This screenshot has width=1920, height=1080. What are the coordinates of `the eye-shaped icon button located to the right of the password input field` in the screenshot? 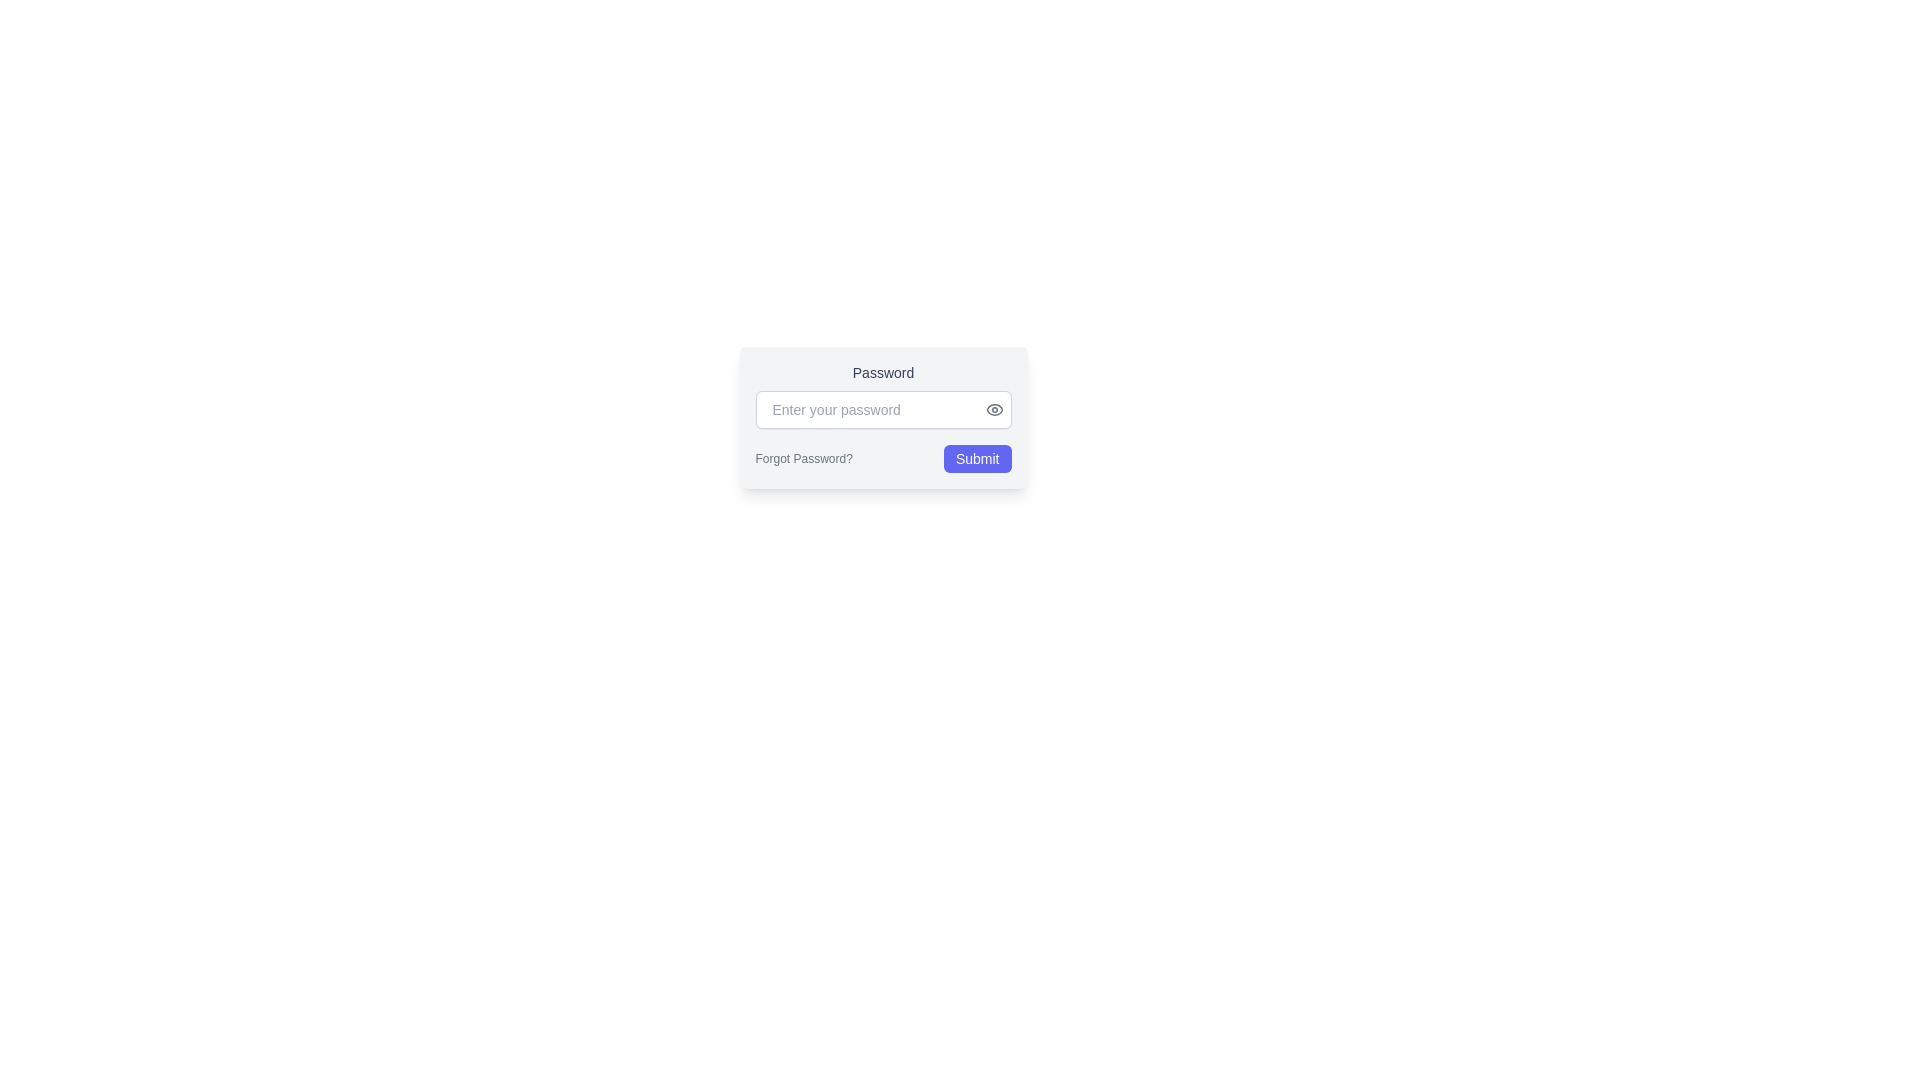 It's located at (998, 408).